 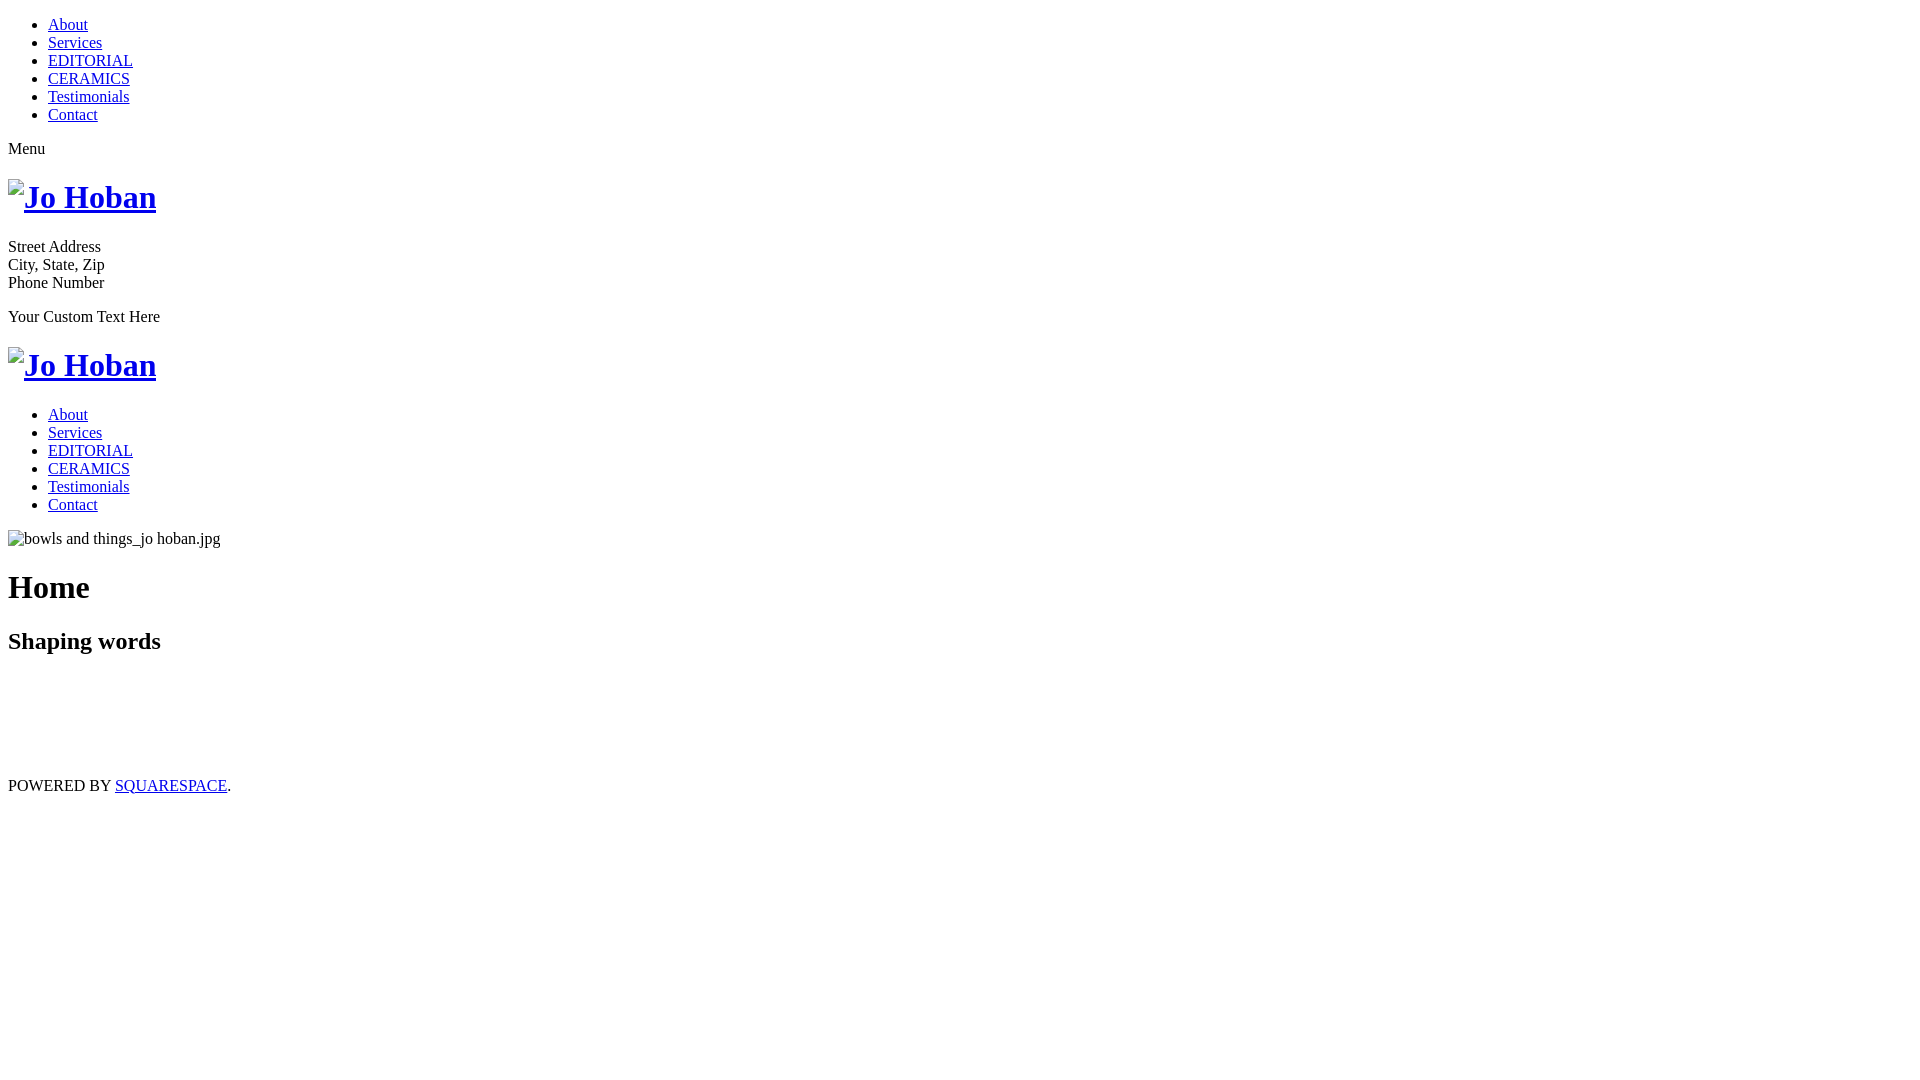 I want to click on 'Services', so click(x=75, y=431).